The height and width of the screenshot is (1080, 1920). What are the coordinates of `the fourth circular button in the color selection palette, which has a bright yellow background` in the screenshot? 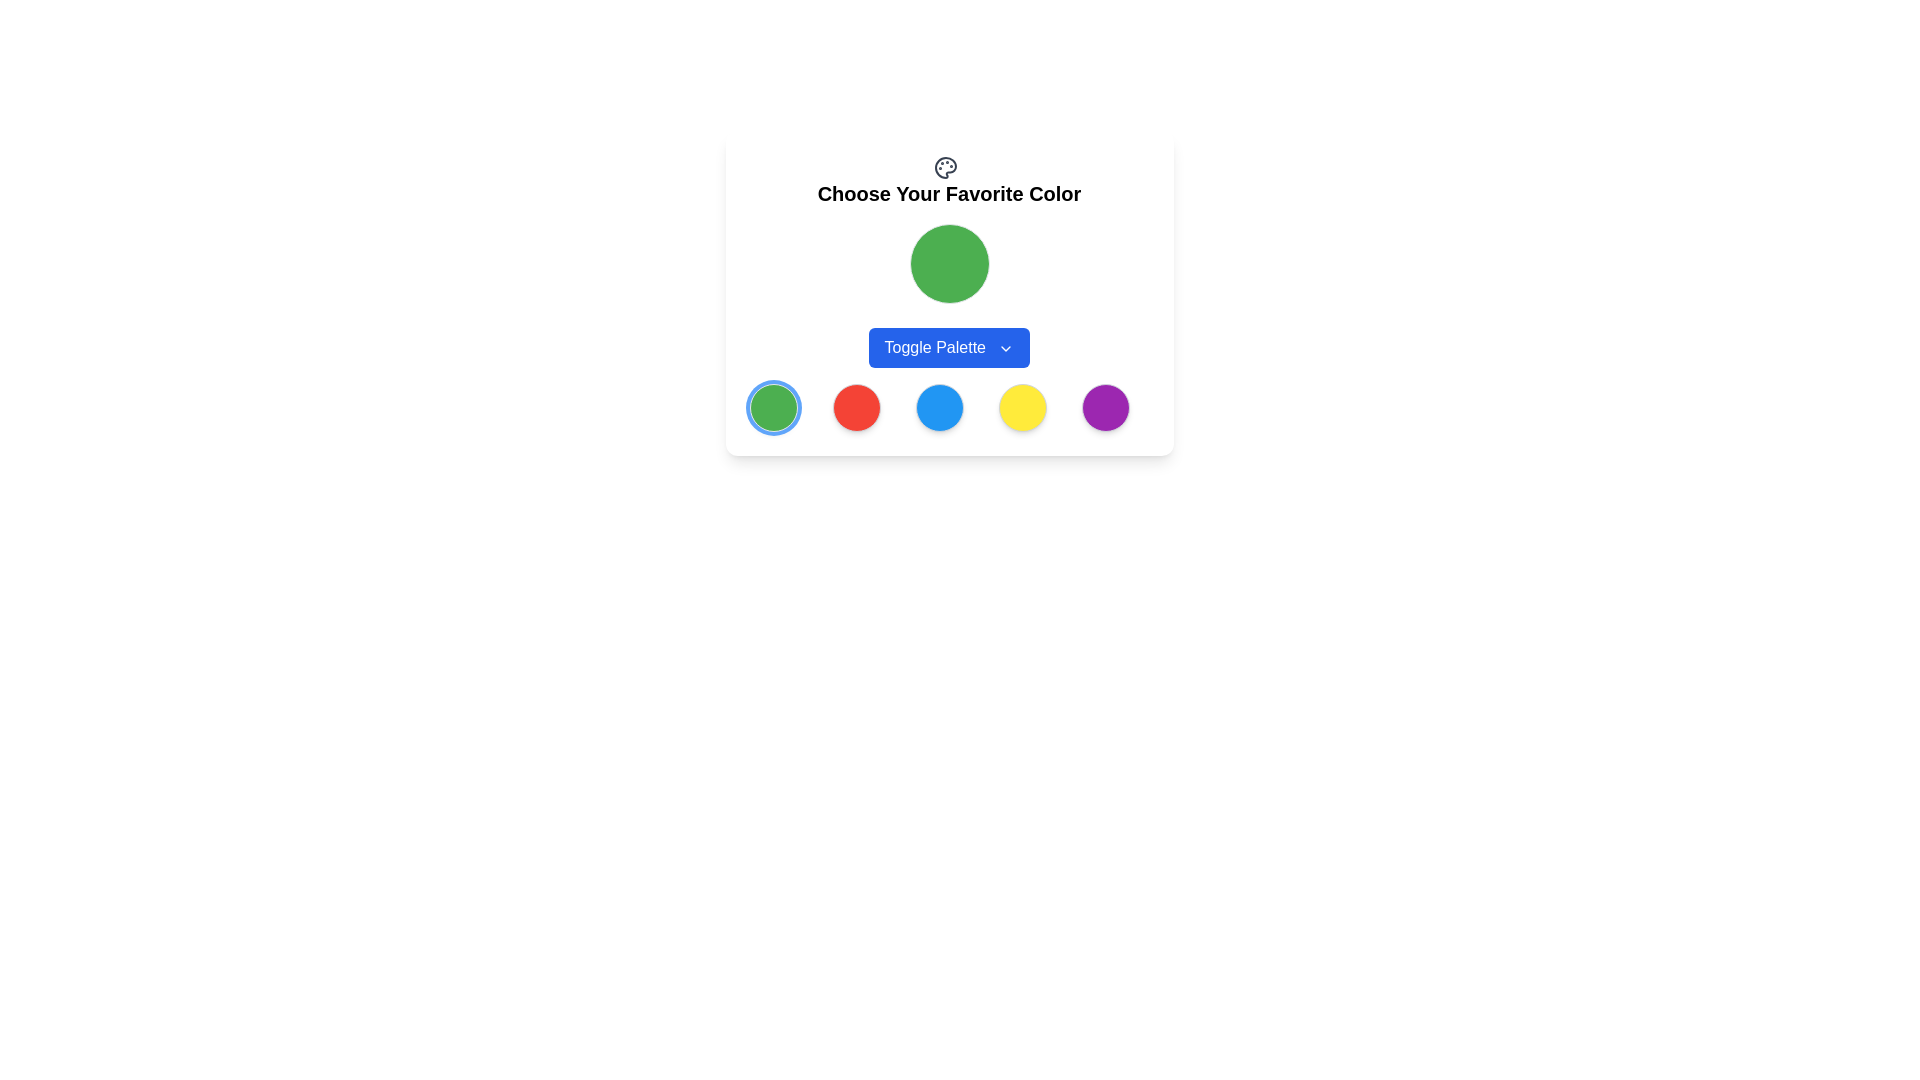 It's located at (1023, 406).